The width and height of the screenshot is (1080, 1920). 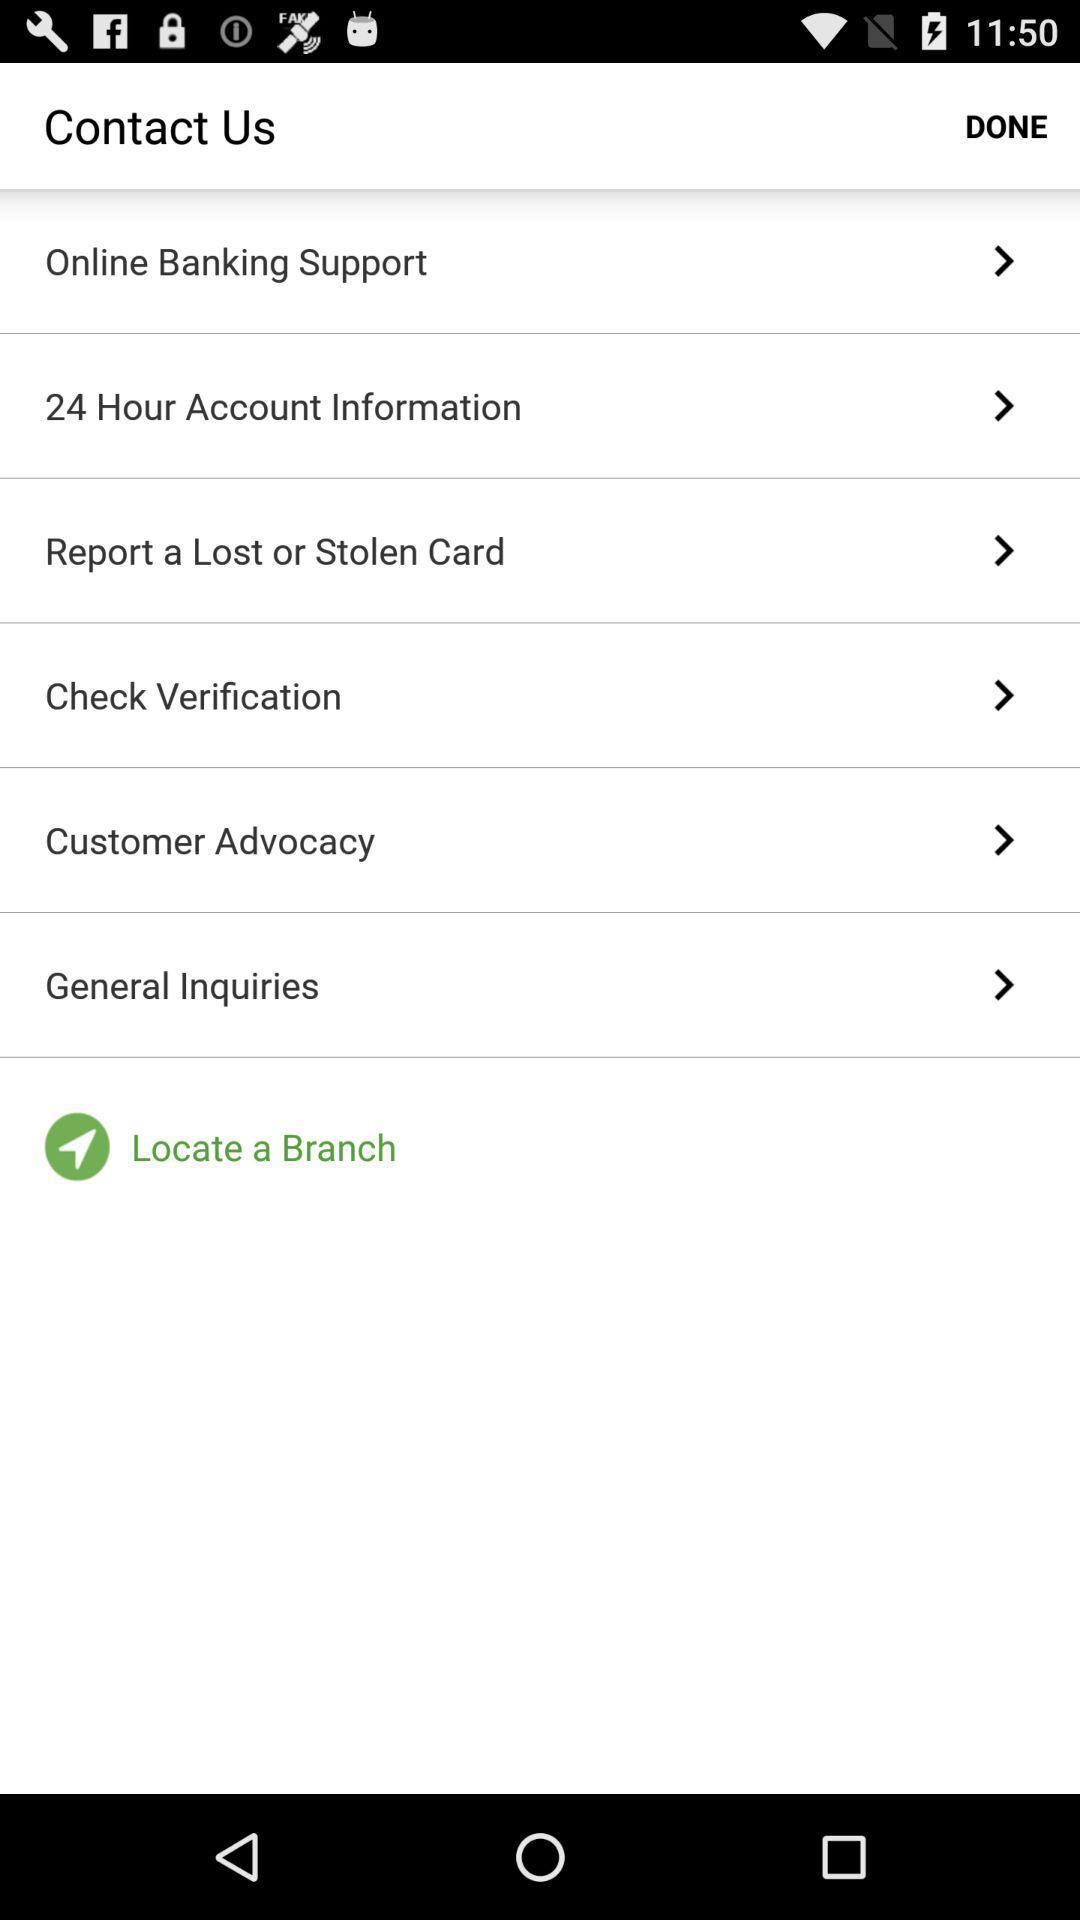 What do you see at coordinates (209, 840) in the screenshot?
I see `customer advocacy` at bounding box center [209, 840].